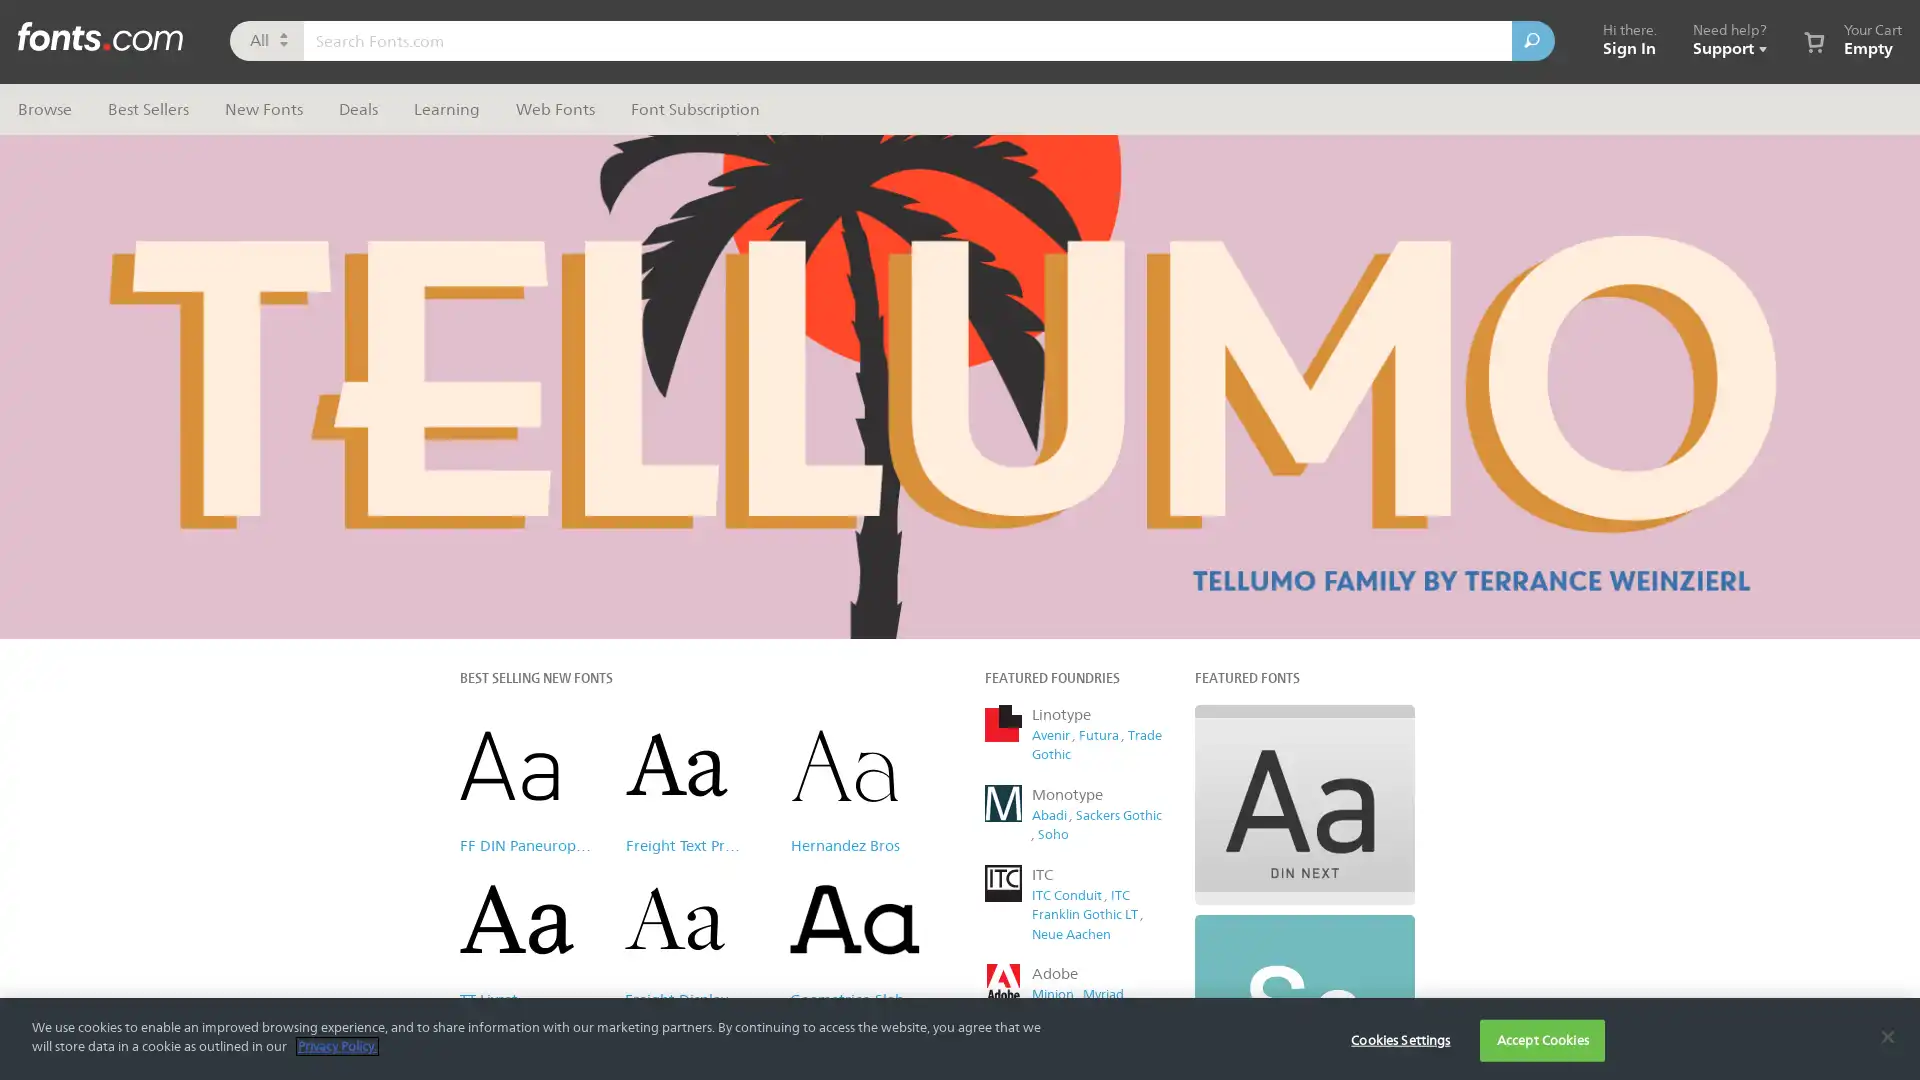 The image size is (1920, 1080). I want to click on Close, so click(1335, 144).